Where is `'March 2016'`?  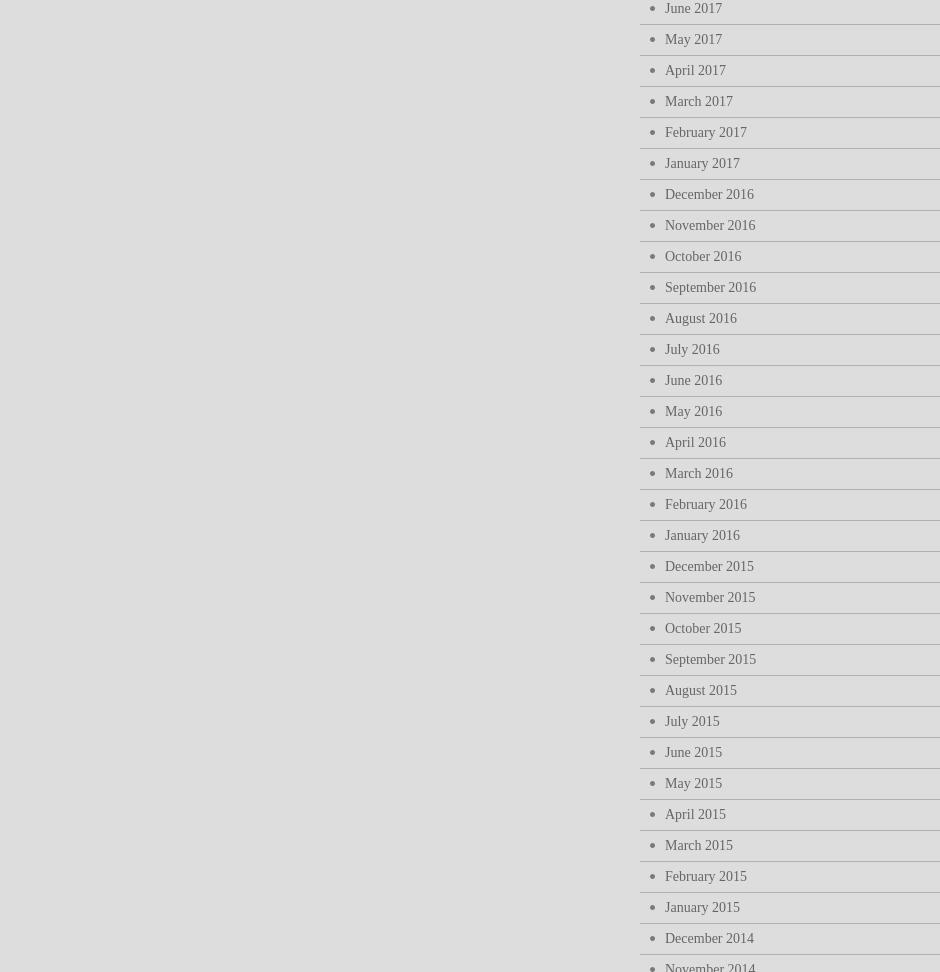
'March 2016' is located at coordinates (697, 472).